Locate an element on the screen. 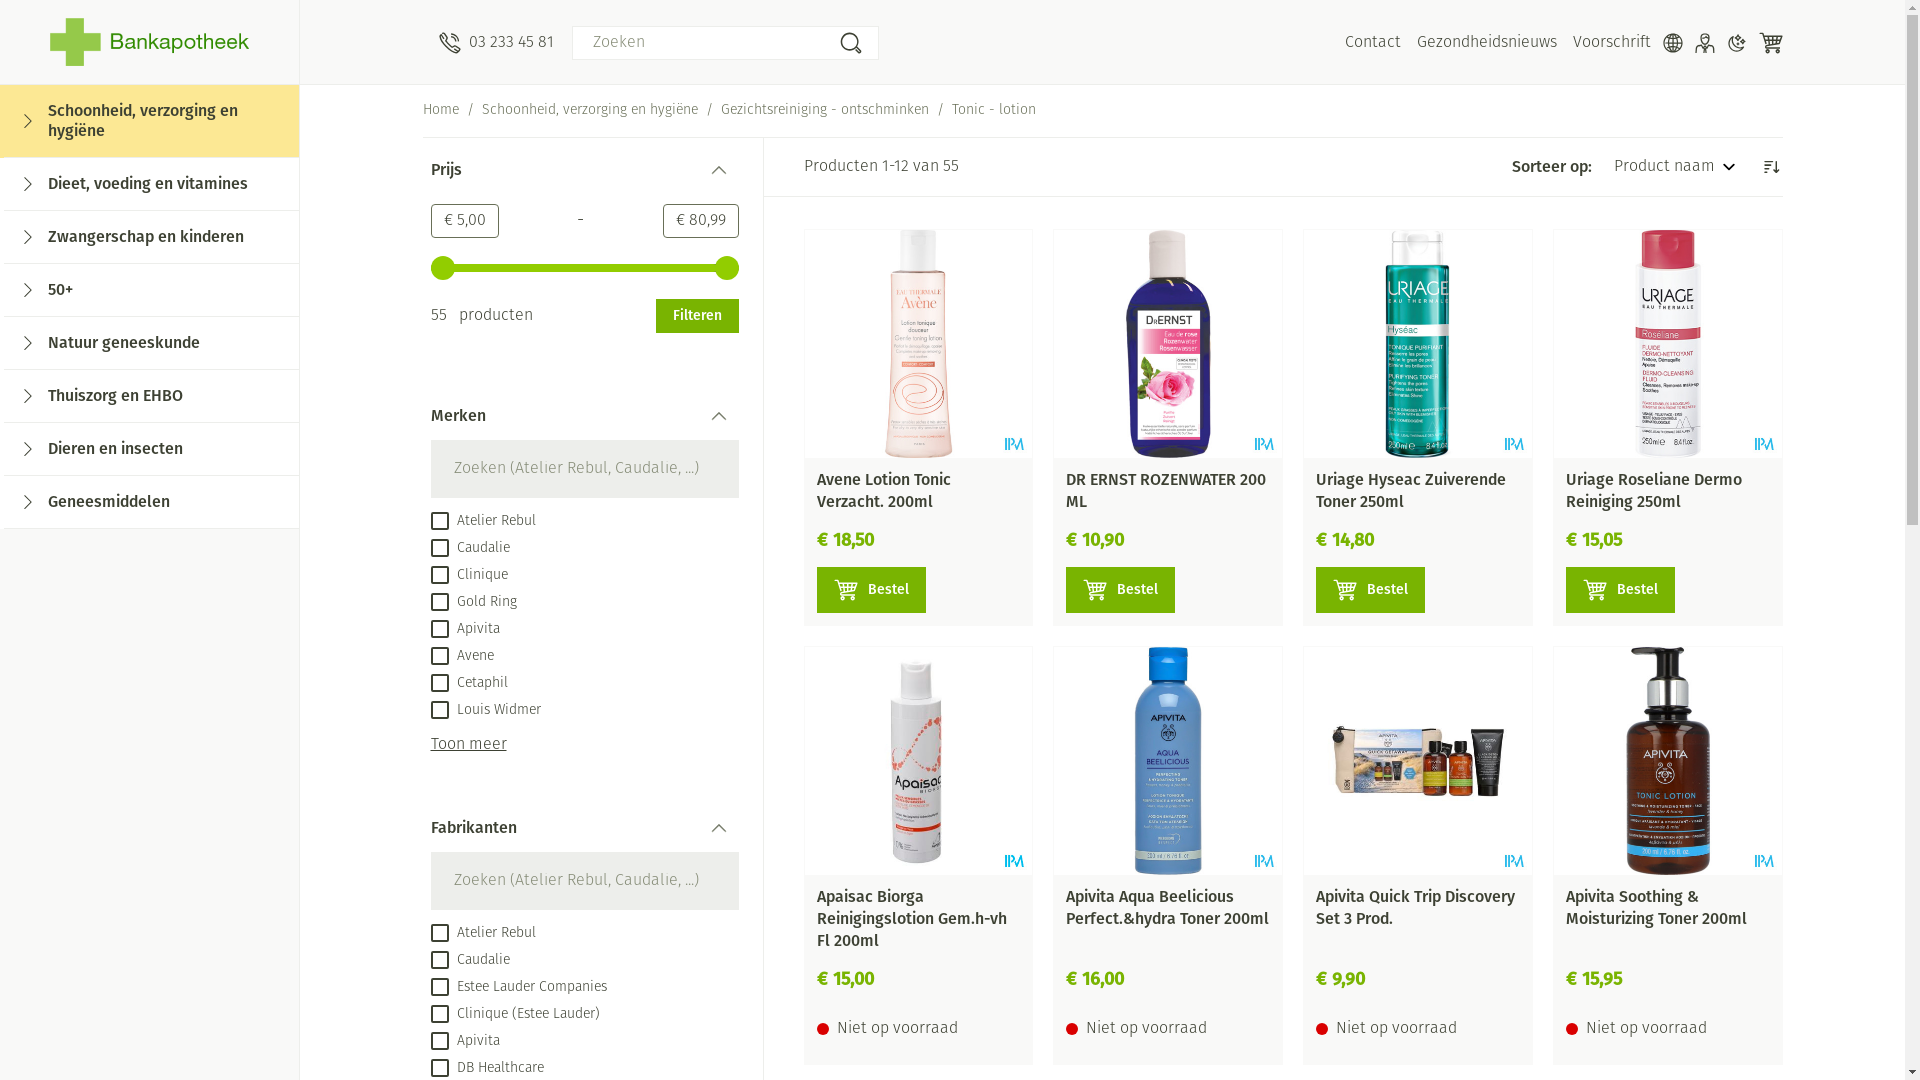 The width and height of the screenshot is (1920, 1080). 'DR ERNST ROZENWATER 200 ML' is located at coordinates (1166, 490).